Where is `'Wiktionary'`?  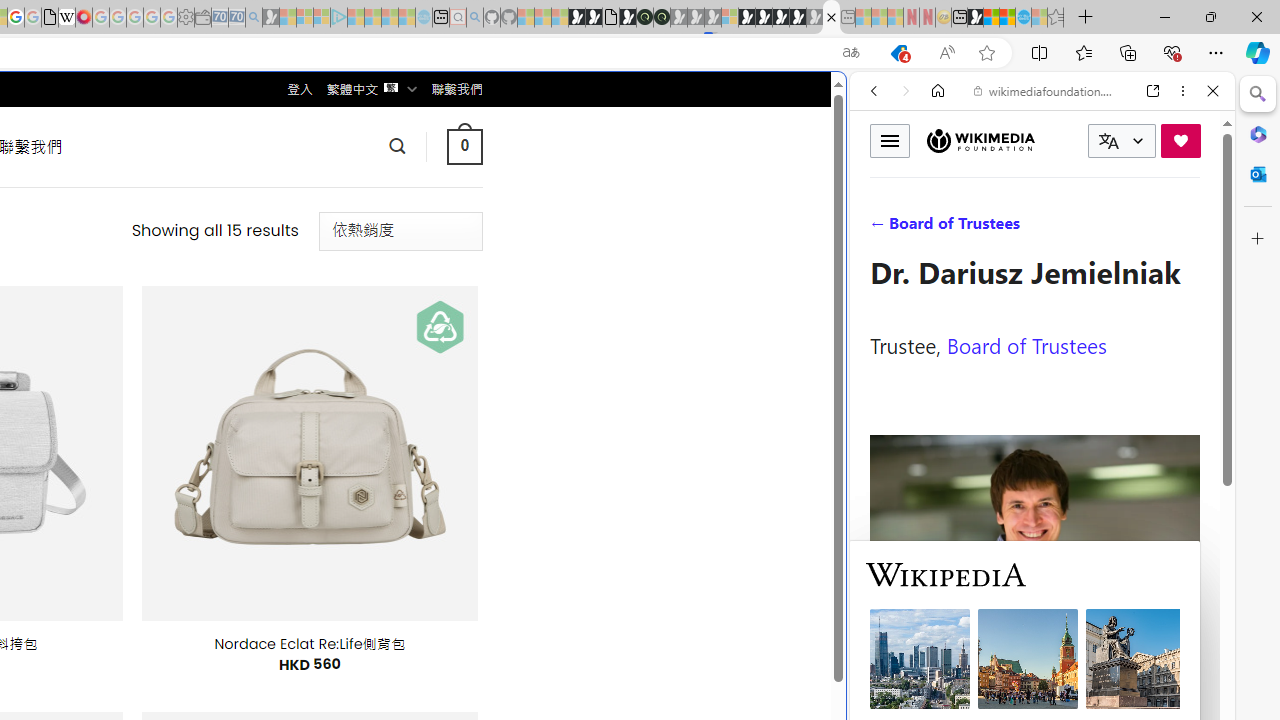
'Wiktionary' is located at coordinates (1034, 669).